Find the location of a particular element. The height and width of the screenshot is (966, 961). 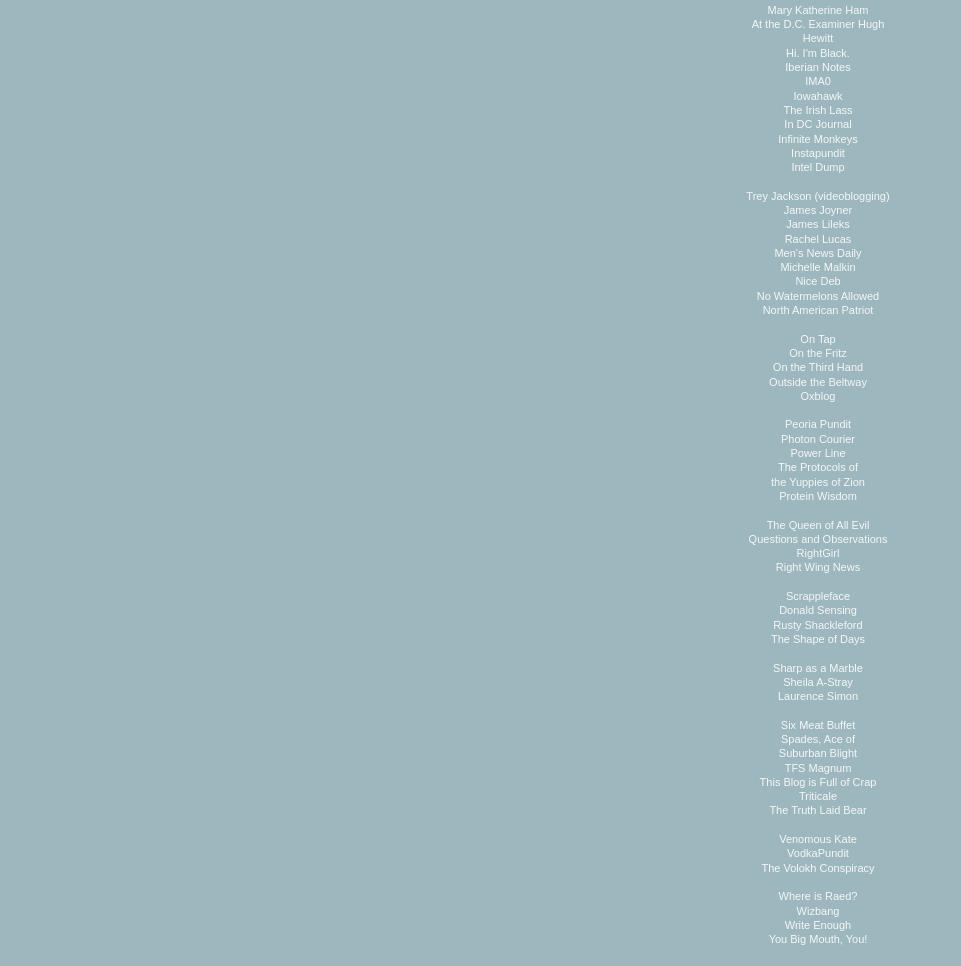

'Scrappleface' is located at coordinates (817, 596).